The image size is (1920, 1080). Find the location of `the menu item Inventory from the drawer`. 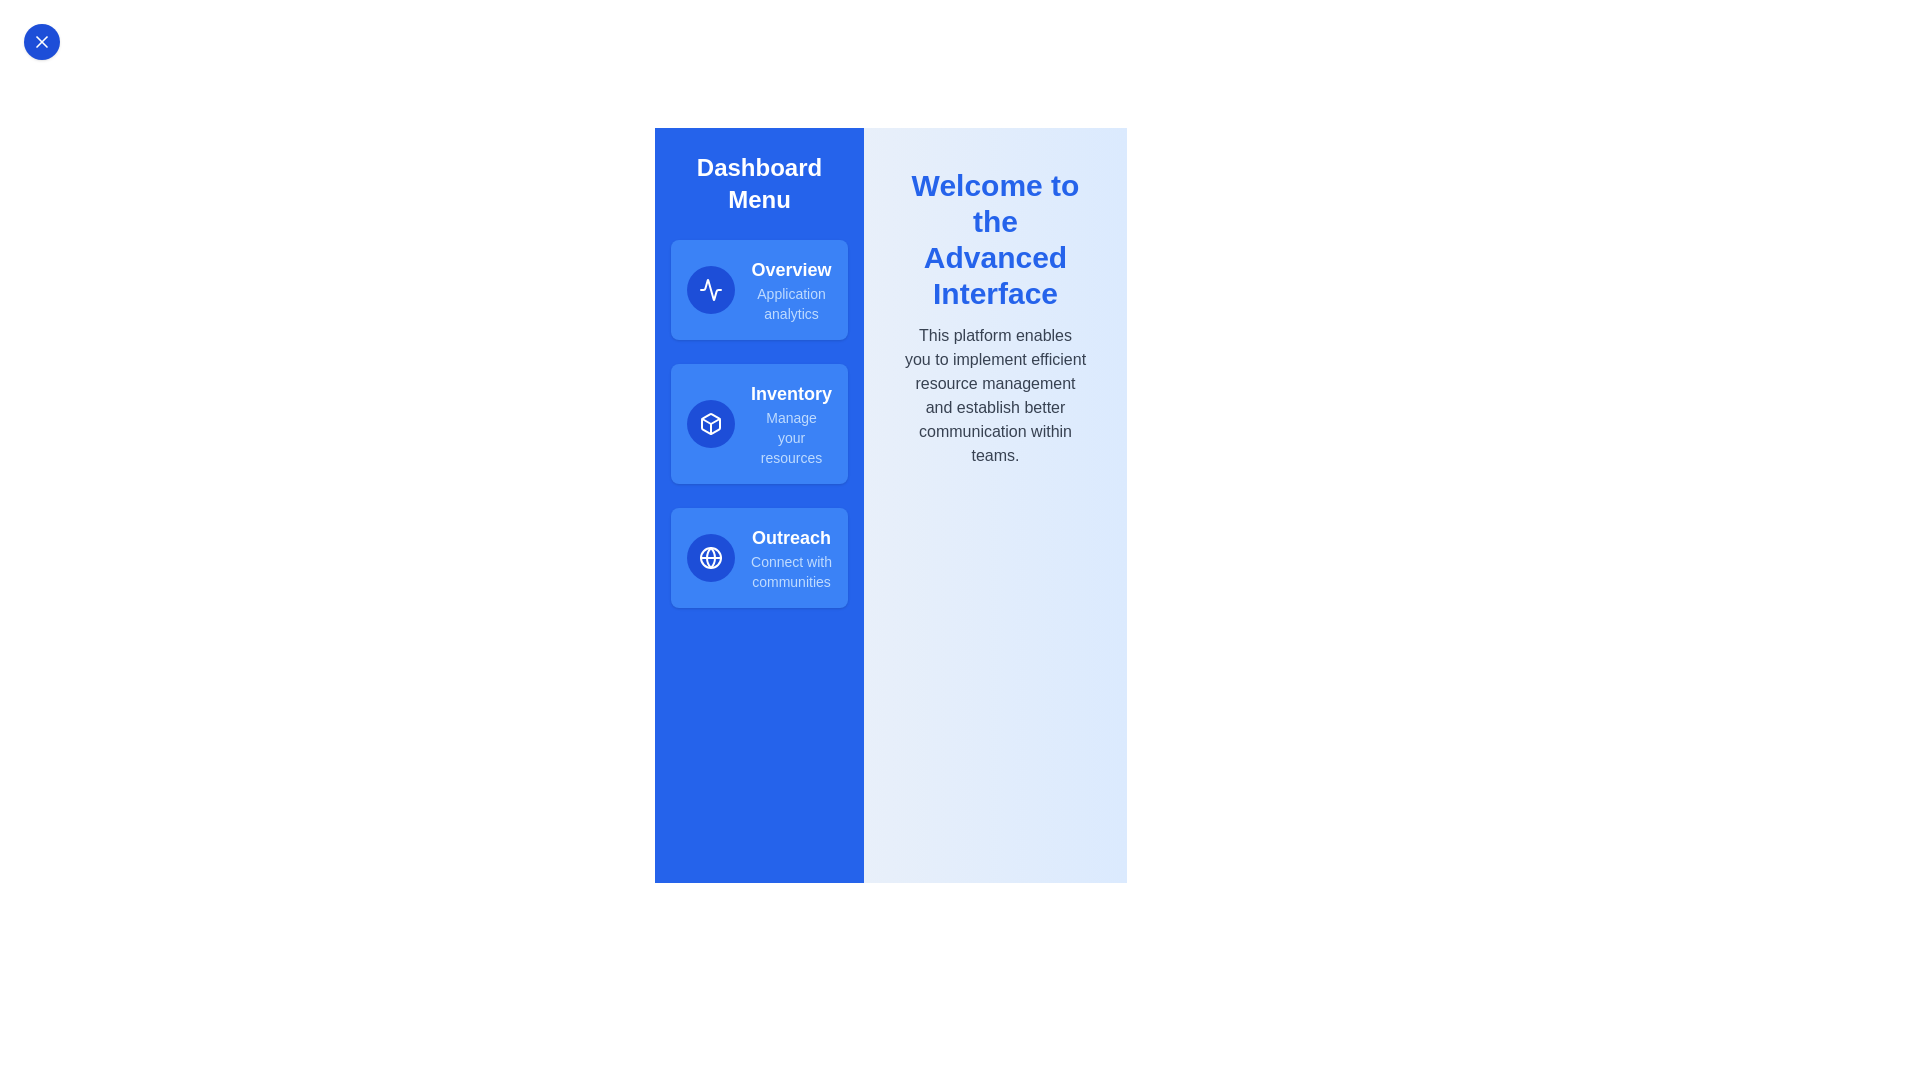

the menu item Inventory from the drawer is located at coordinates (758, 423).